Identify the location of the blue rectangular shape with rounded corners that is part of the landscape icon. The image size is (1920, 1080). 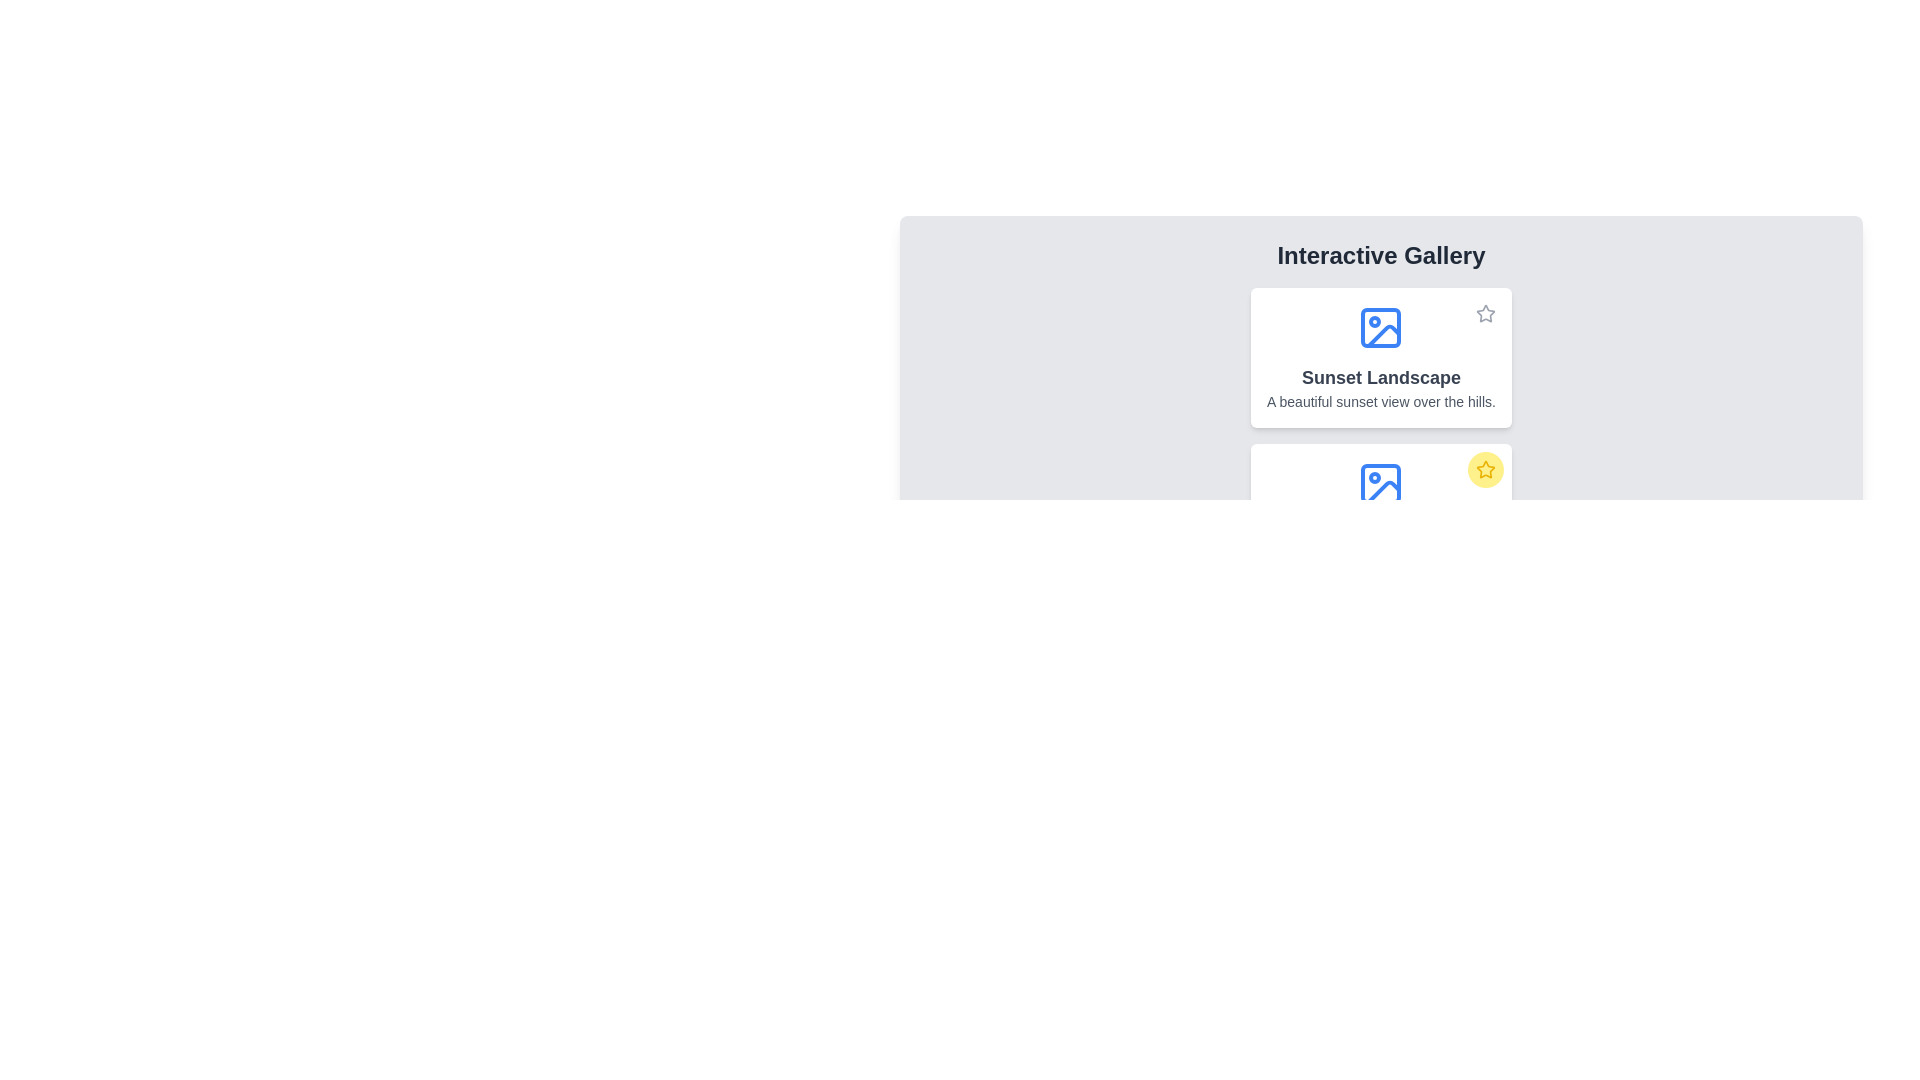
(1380, 483).